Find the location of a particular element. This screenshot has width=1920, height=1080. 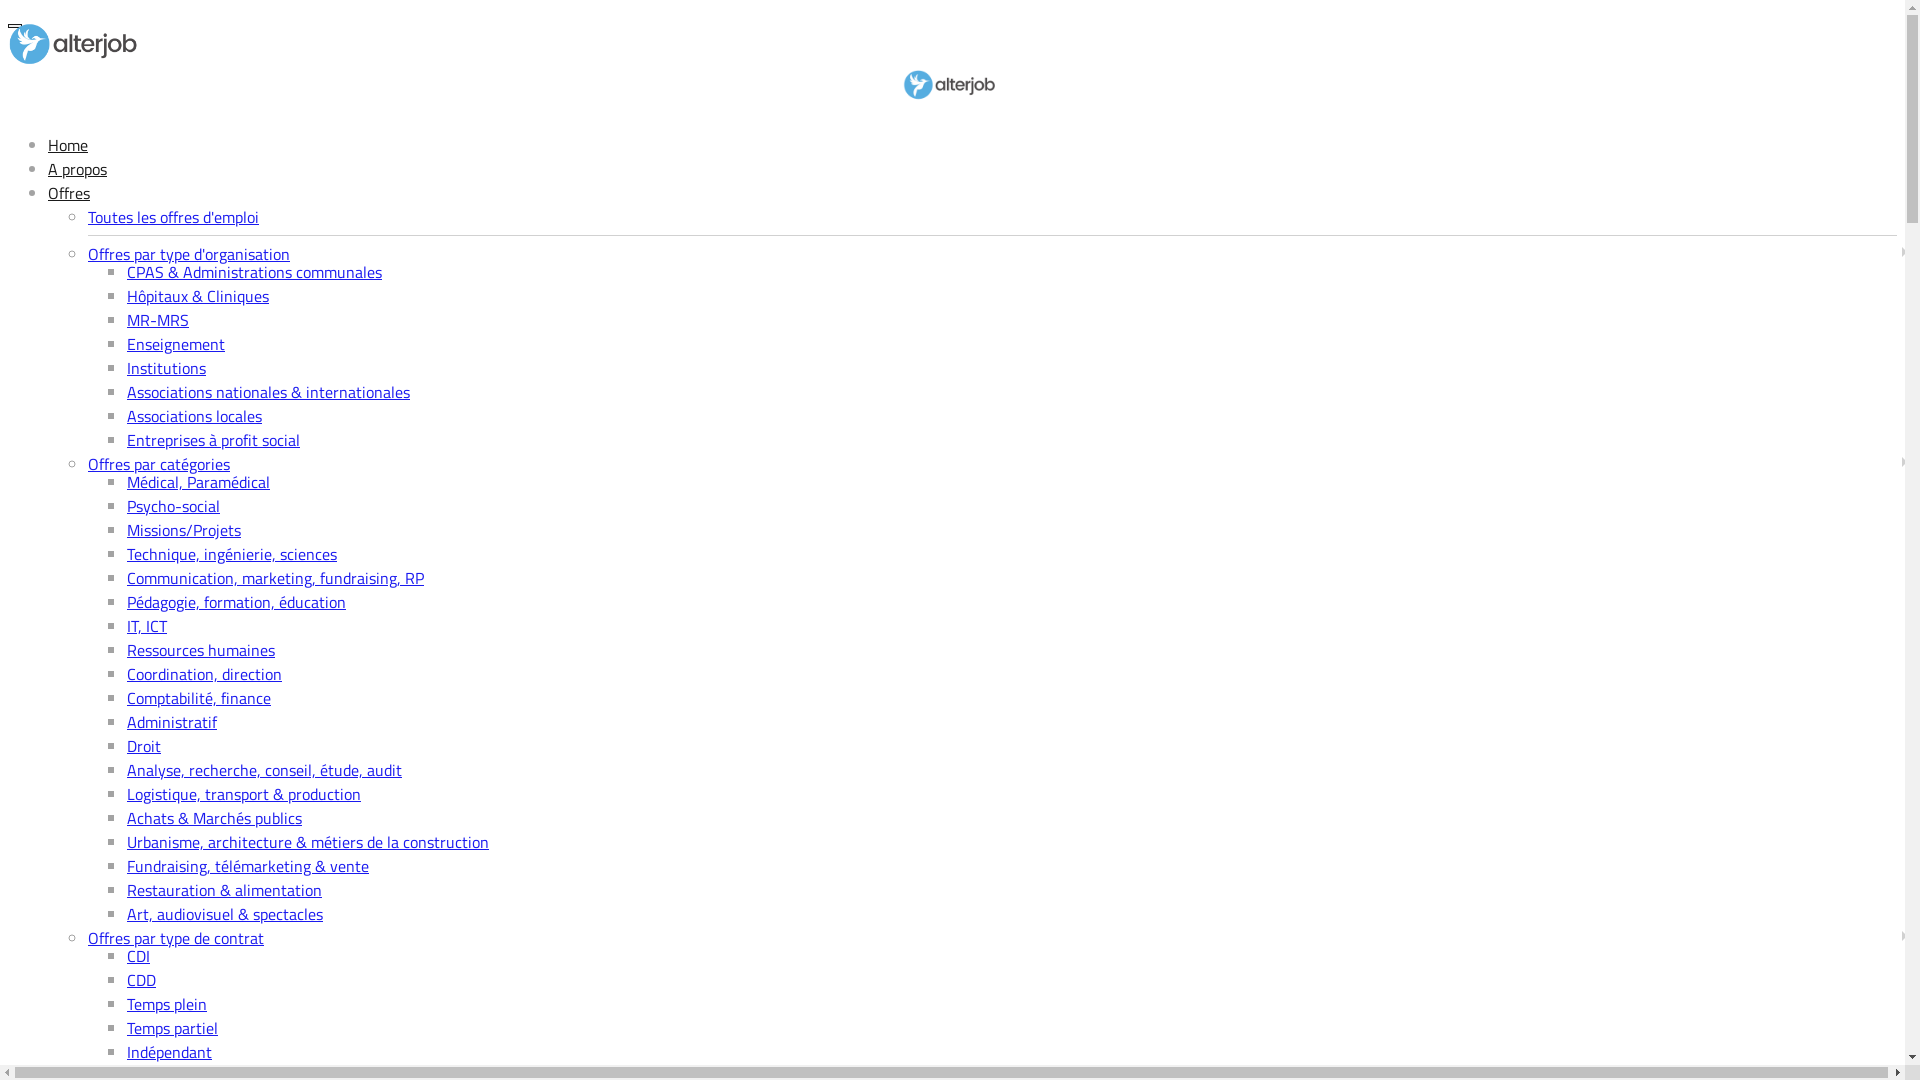

'Institutions' is located at coordinates (166, 367).